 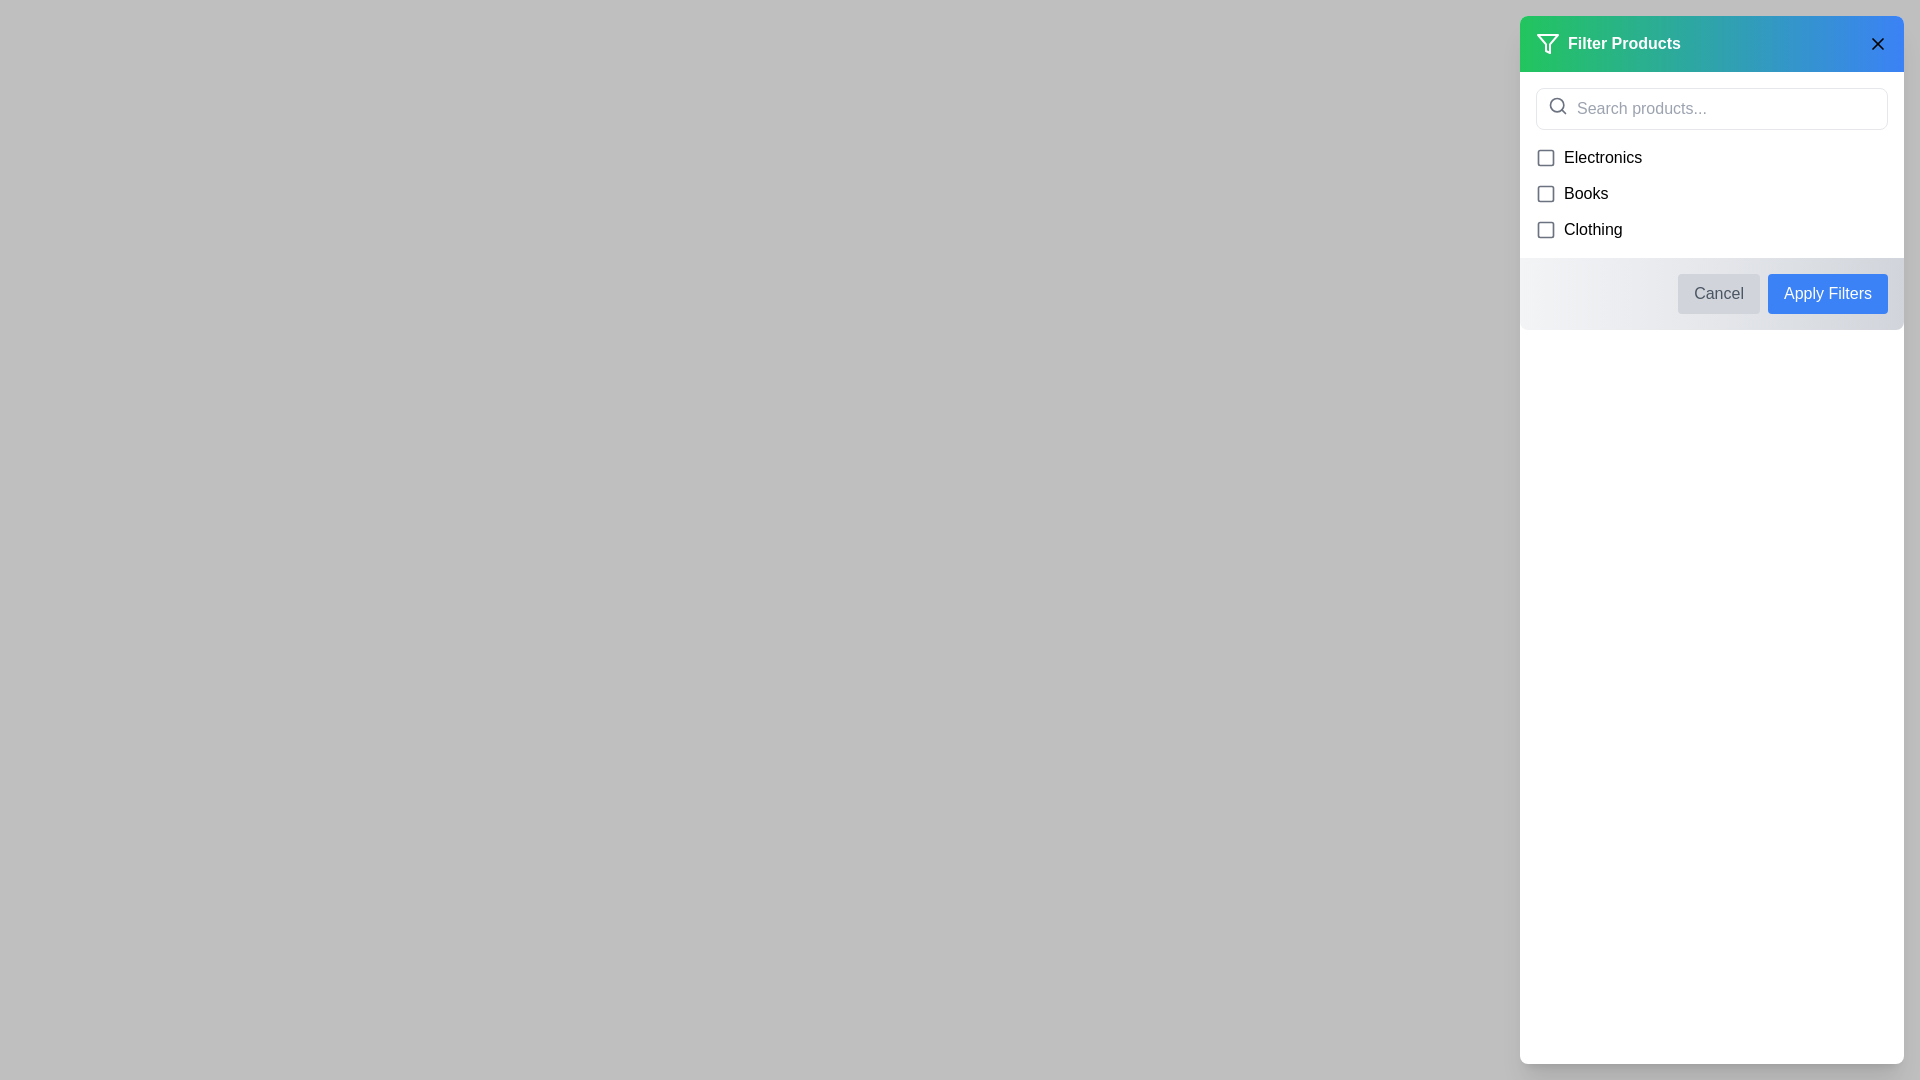 What do you see at coordinates (1876, 43) in the screenshot?
I see `the close button located at the top-right corner of the 'Filter Products' header section` at bounding box center [1876, 43].